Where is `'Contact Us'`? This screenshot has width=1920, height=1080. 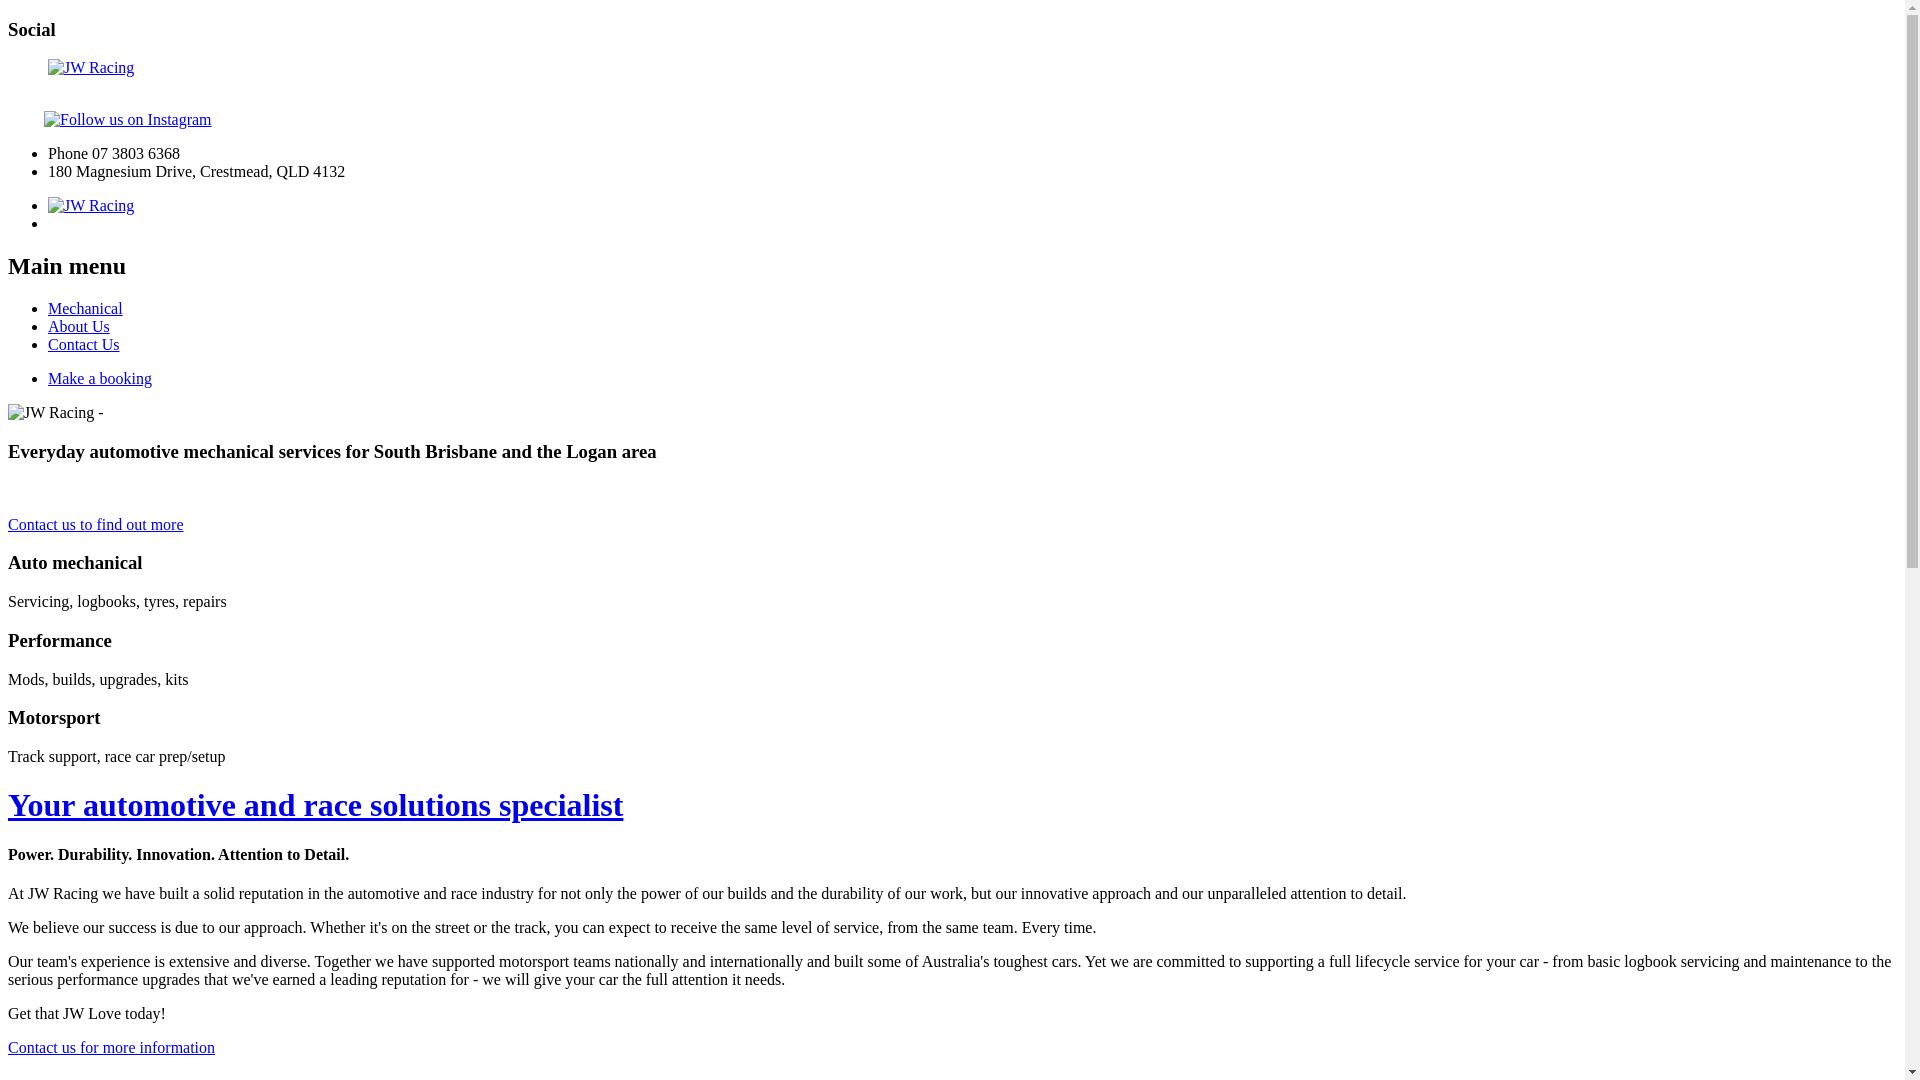
'Contact Us' is located at coordinates (82, 343).